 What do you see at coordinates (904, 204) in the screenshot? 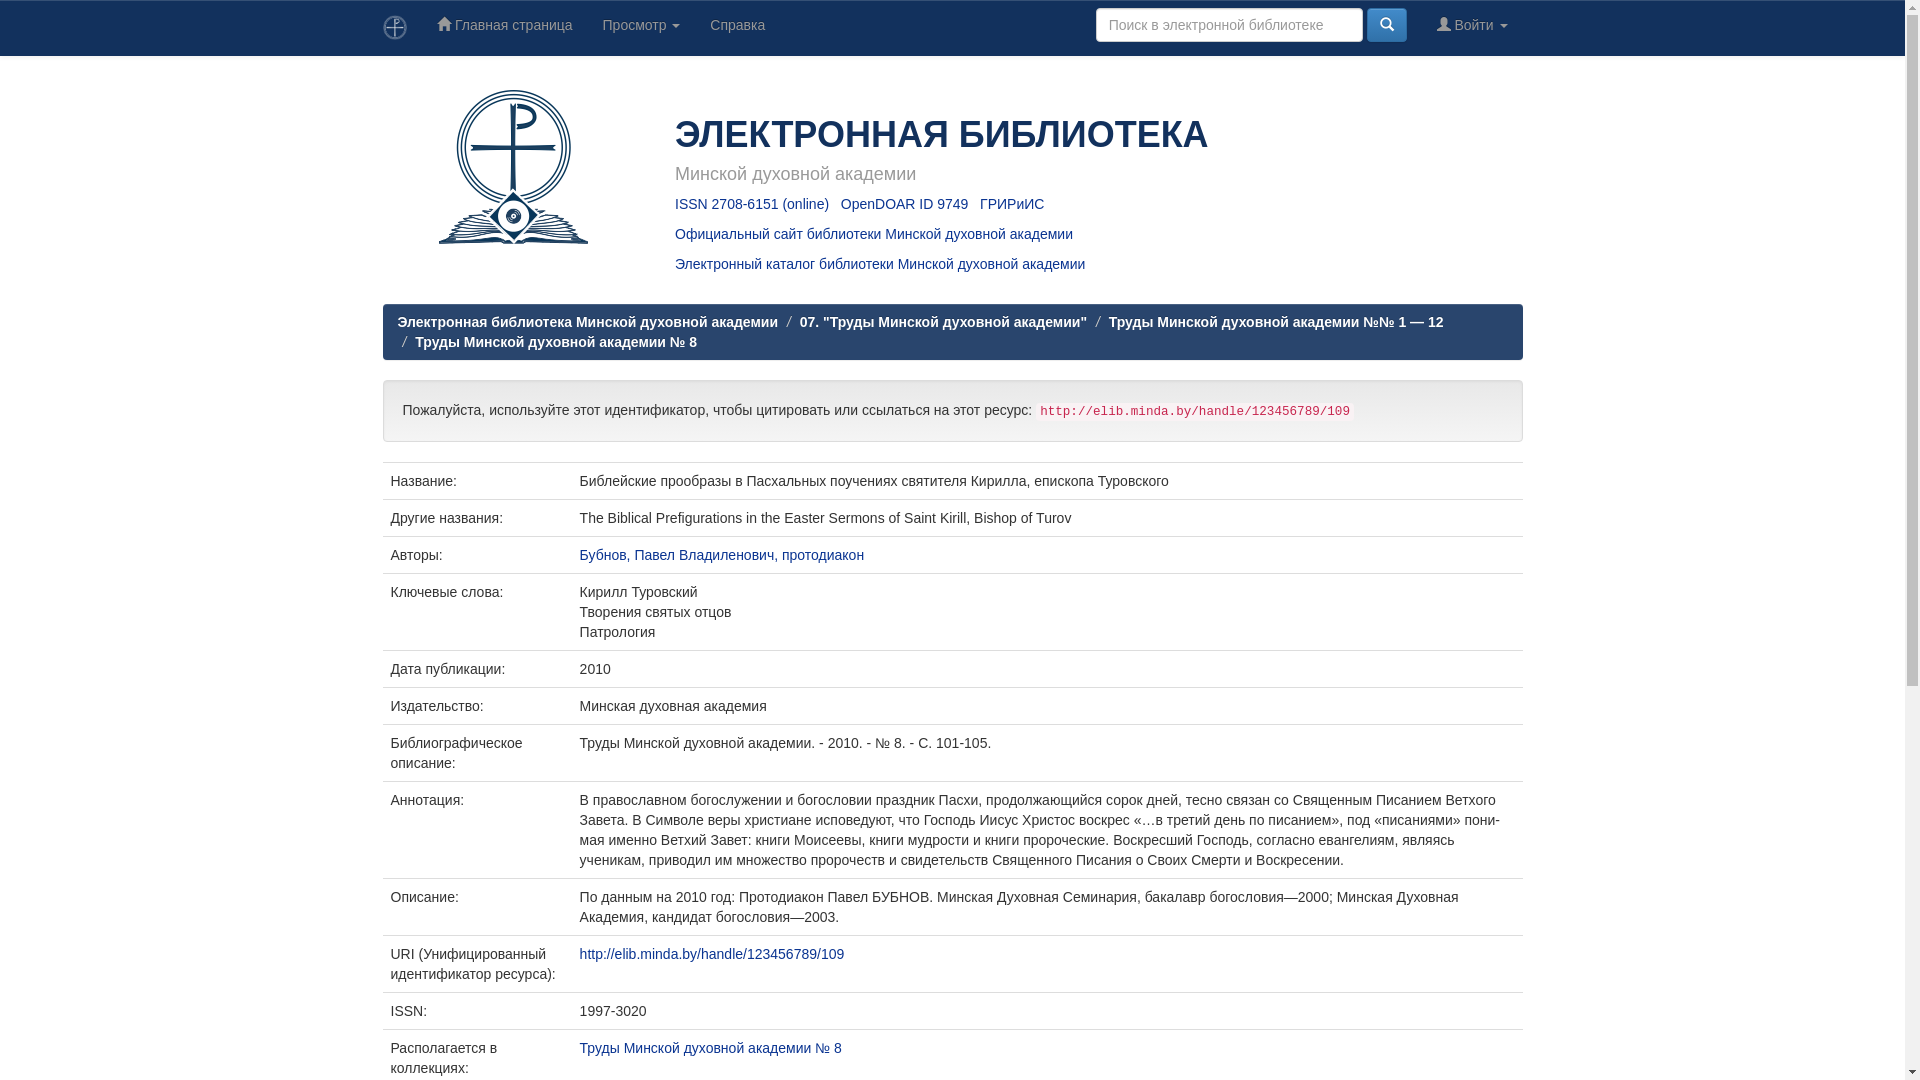
I see `'OpenDOAR ID 9749'` at bounding box center [904, 204].